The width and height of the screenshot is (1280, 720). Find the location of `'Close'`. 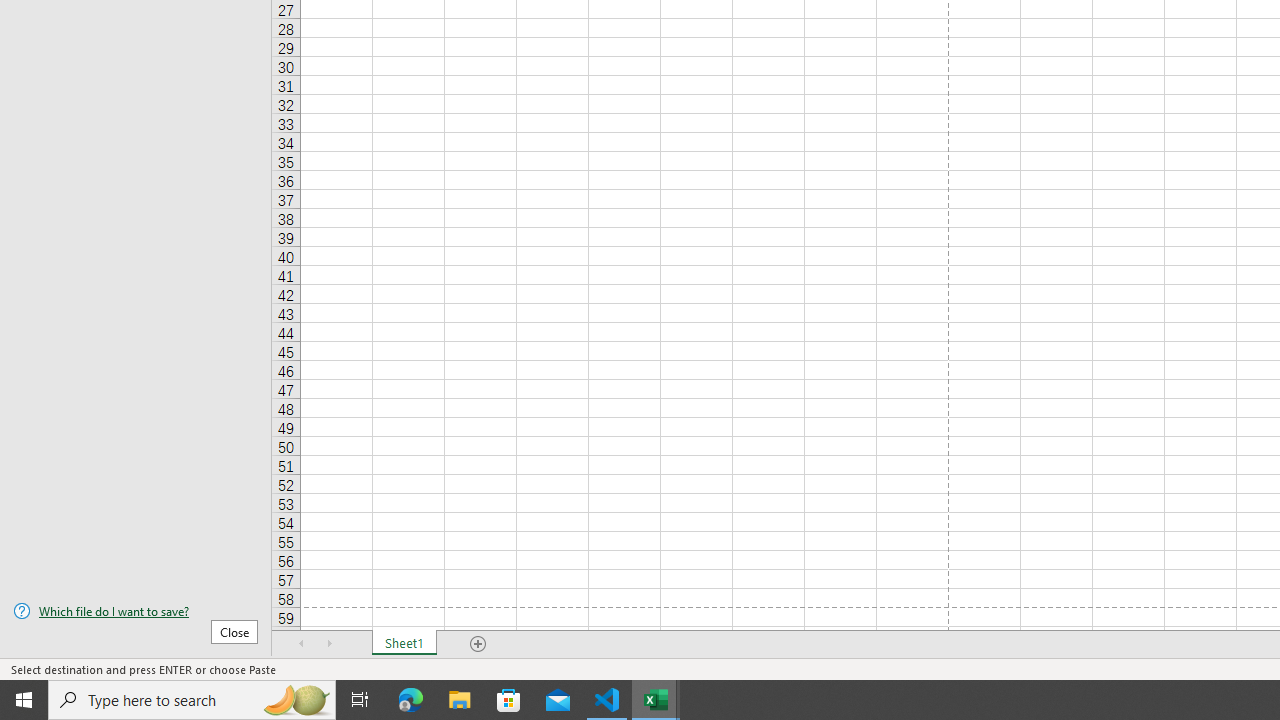

'Close' is located at coordinates (234, 631).